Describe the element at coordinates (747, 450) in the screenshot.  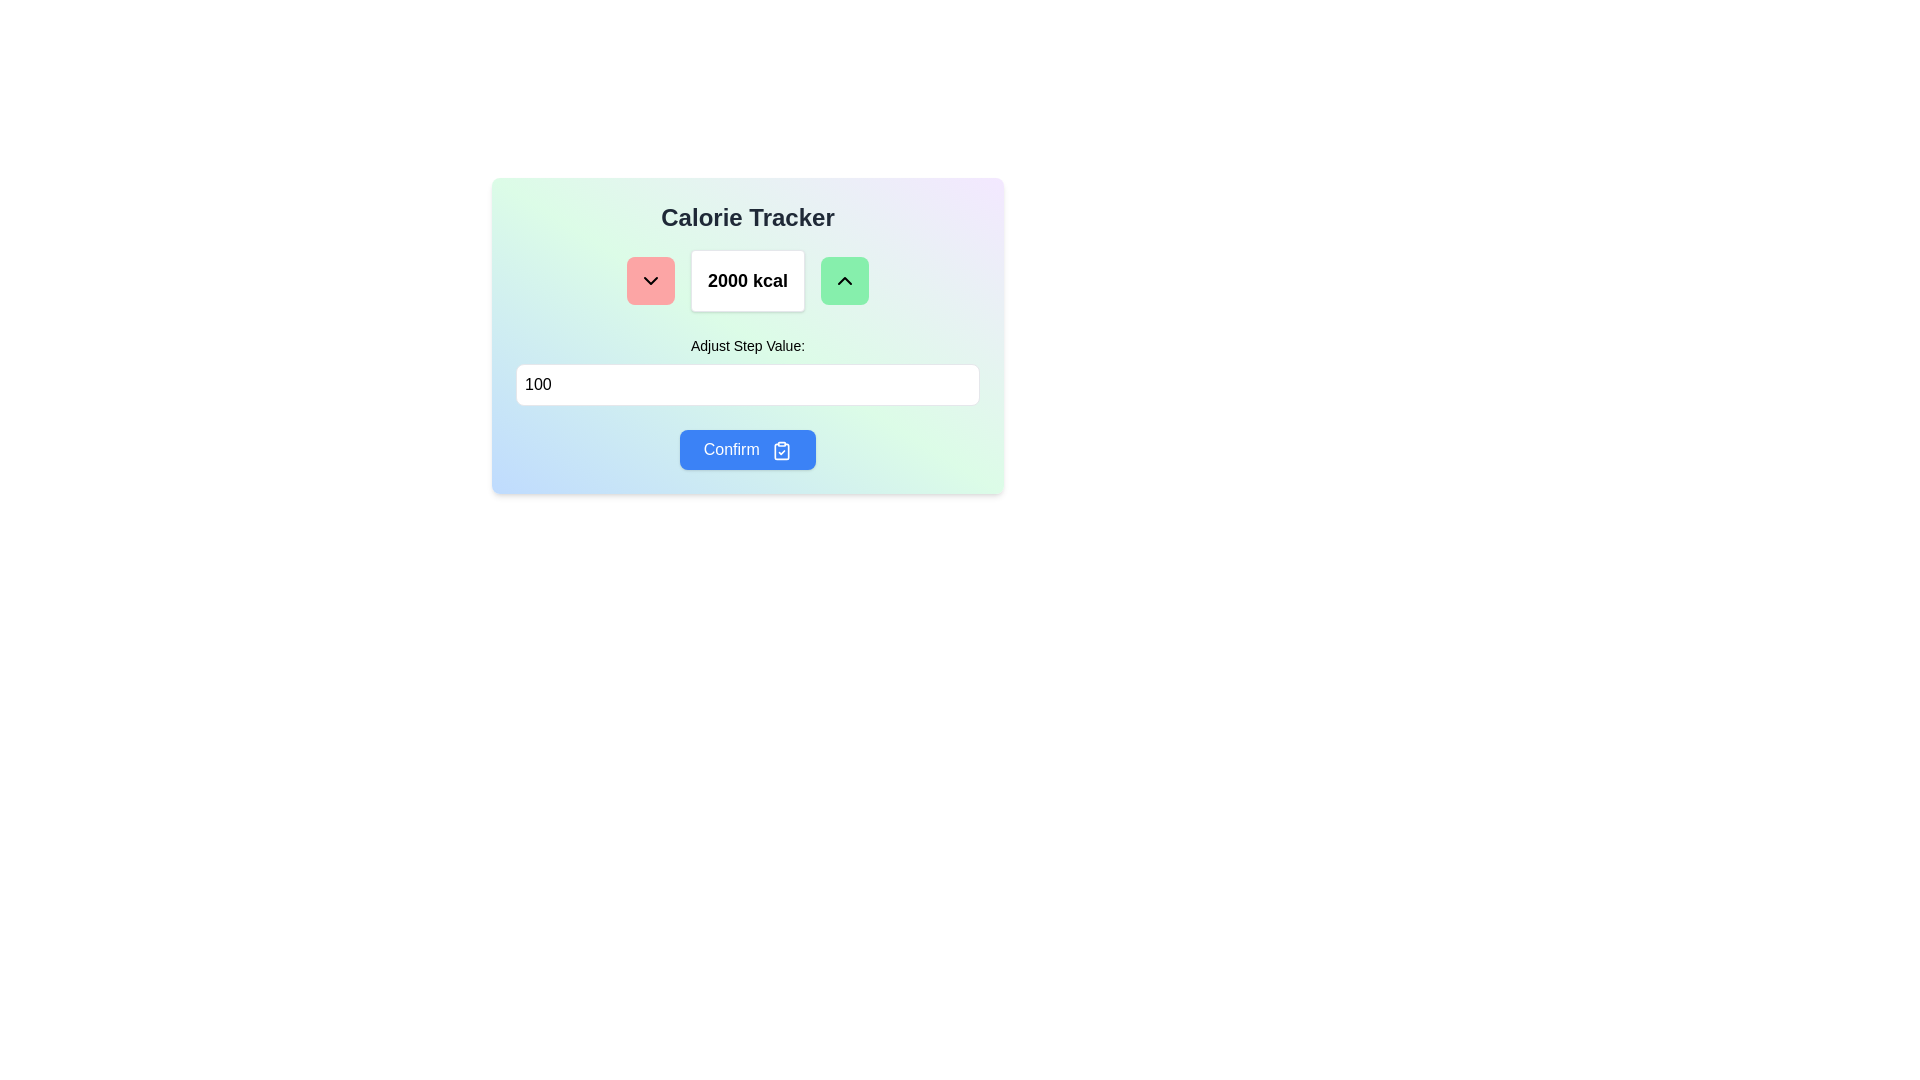
I see `the blue 'Confirm' button with white text` at that location.